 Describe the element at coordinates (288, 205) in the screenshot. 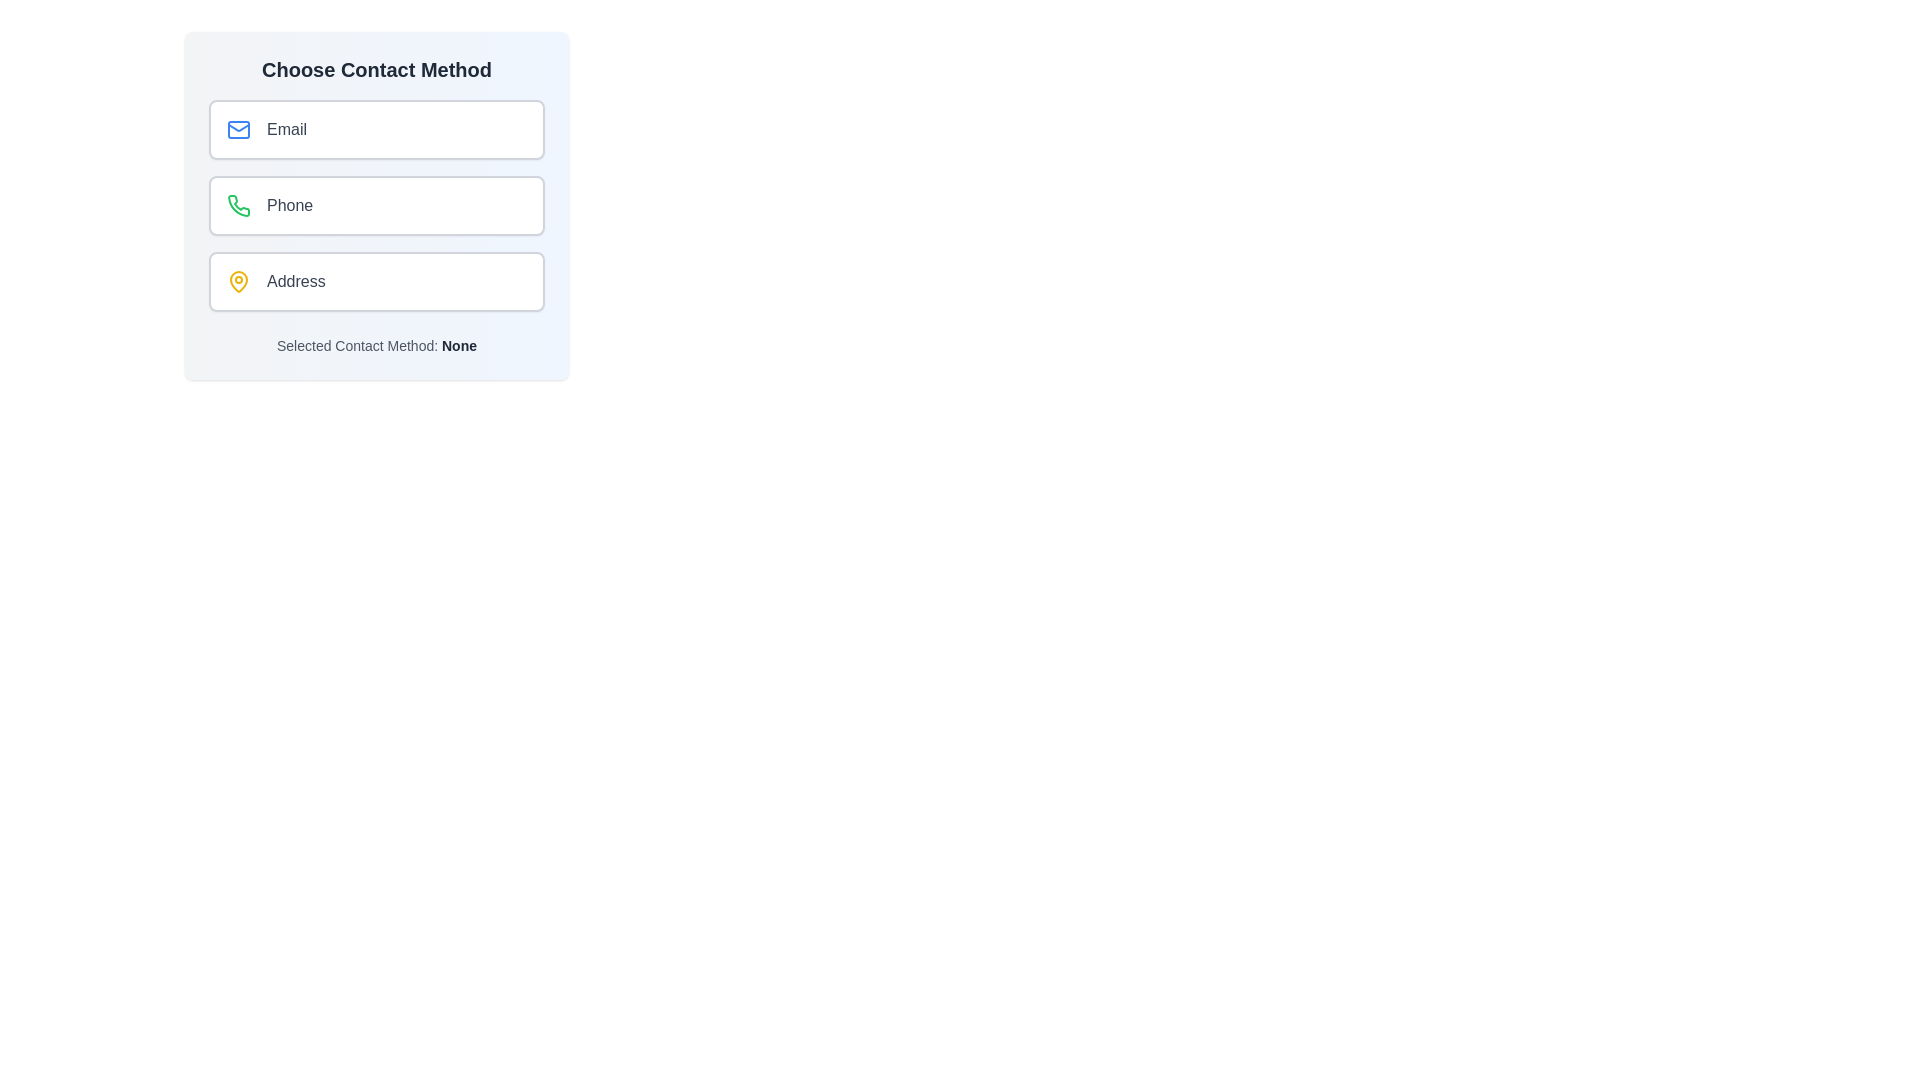

I see `the text label of the contact method Phone` at that location.